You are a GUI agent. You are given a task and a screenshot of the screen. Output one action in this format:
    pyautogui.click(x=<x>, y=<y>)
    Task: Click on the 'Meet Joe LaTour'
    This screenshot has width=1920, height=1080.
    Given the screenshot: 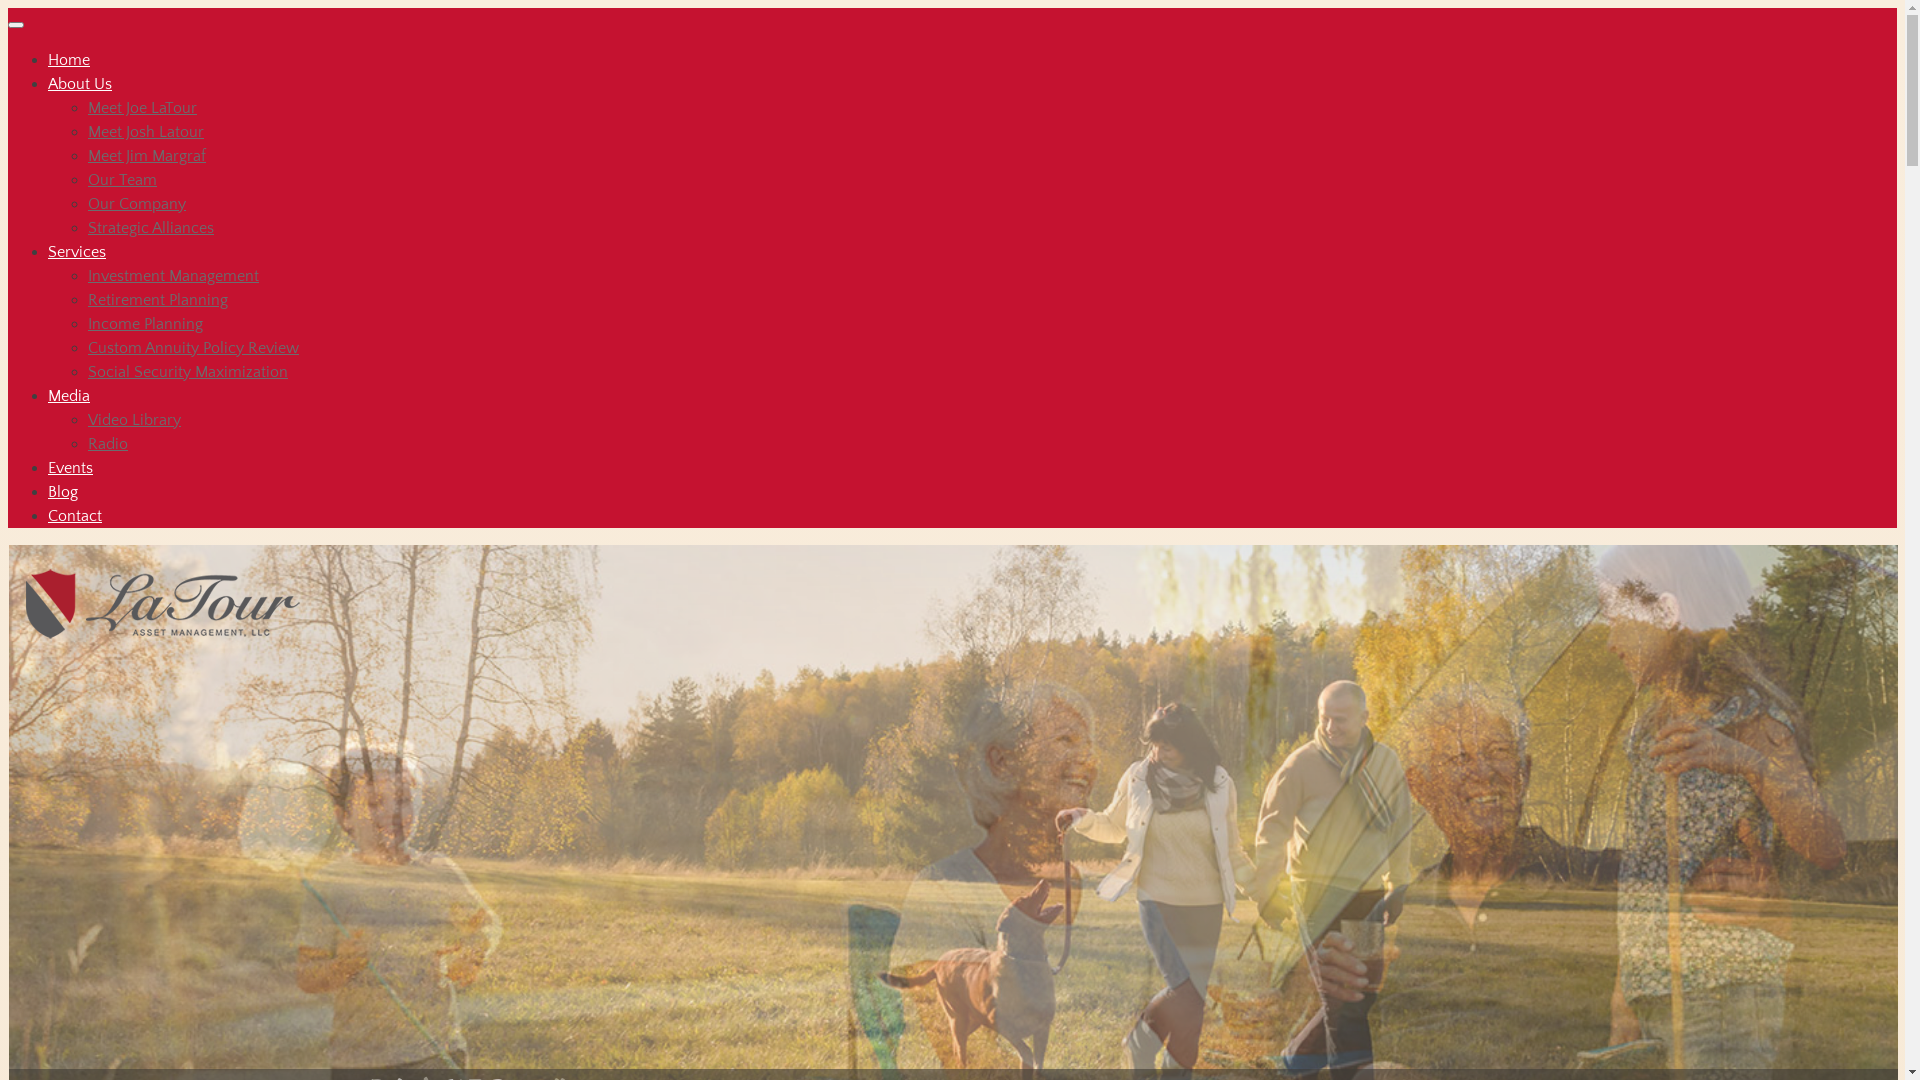 What is the action you would take?
    pyautogui.click(x=141, y=108)
    